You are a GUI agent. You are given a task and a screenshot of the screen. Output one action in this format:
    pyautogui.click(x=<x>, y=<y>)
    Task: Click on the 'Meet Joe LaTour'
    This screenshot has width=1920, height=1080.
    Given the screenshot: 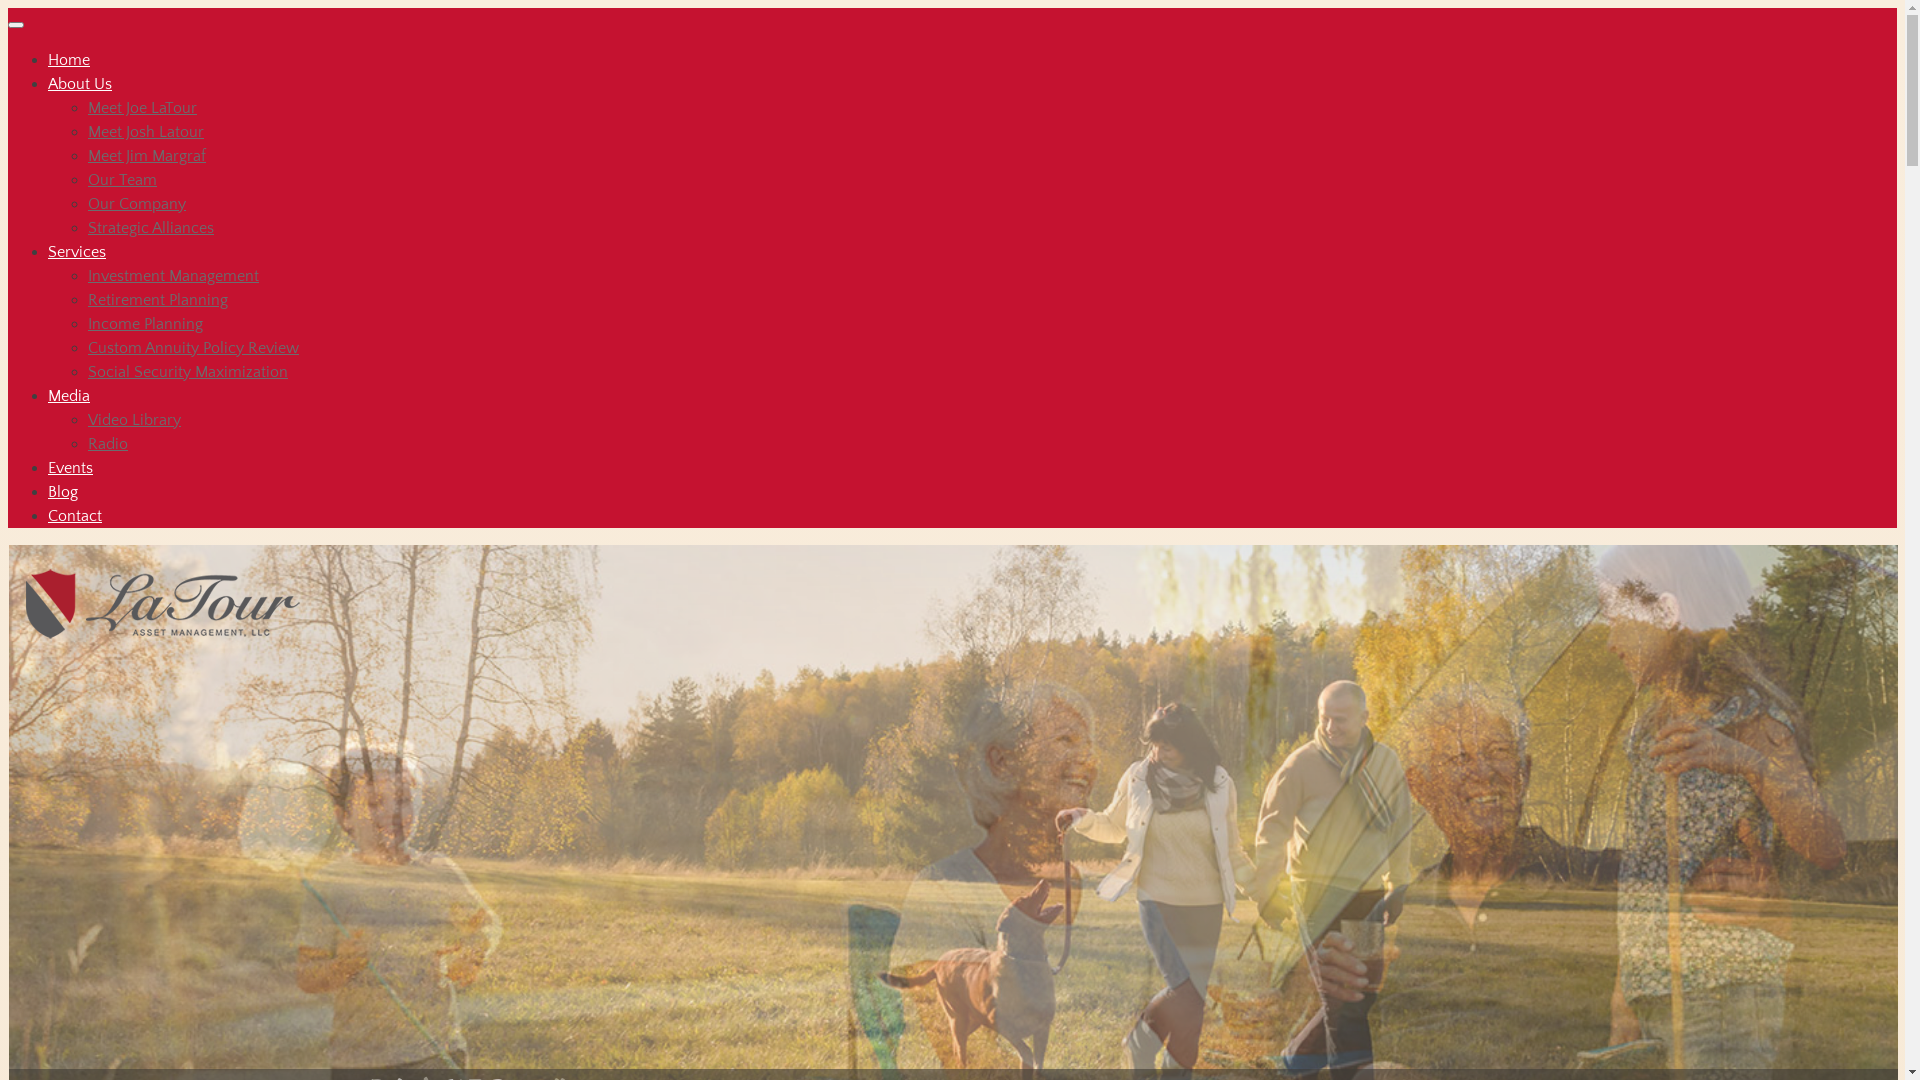 What is the action you would take?
    pyautogui.click(x=141, y=108)
    